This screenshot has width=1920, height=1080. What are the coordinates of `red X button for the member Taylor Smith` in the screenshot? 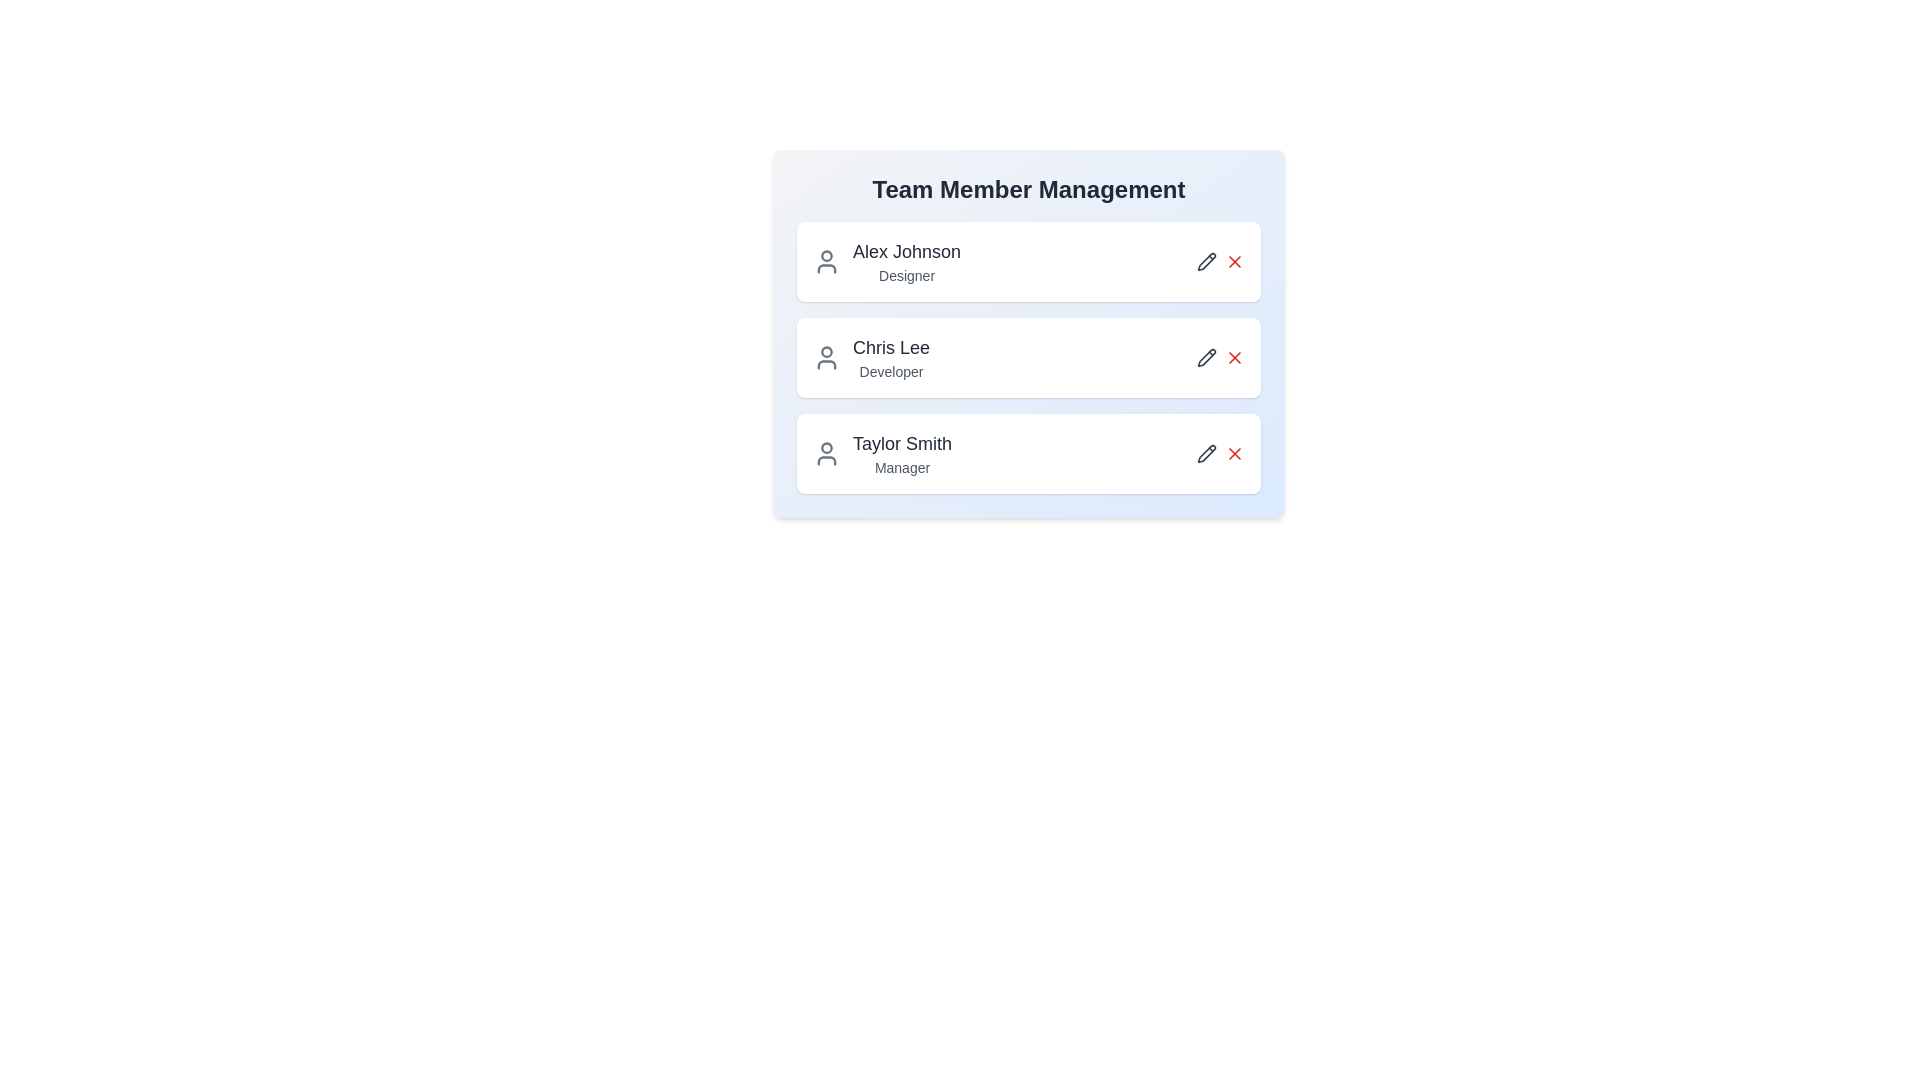 It's located at (1233, 454).